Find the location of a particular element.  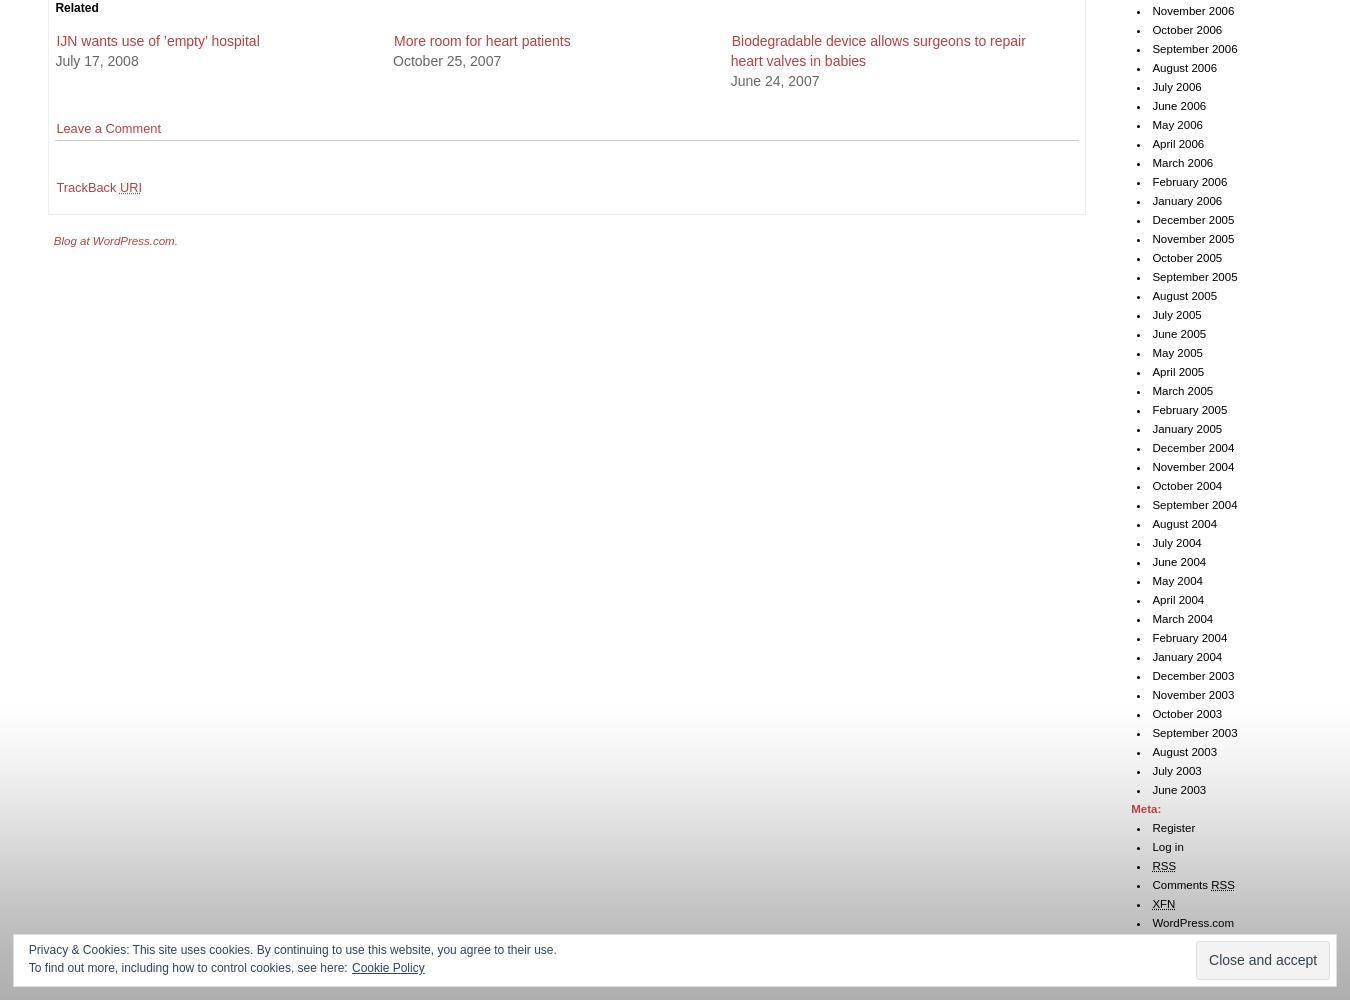

'October 2004' is located at coordinates (1186, 485).